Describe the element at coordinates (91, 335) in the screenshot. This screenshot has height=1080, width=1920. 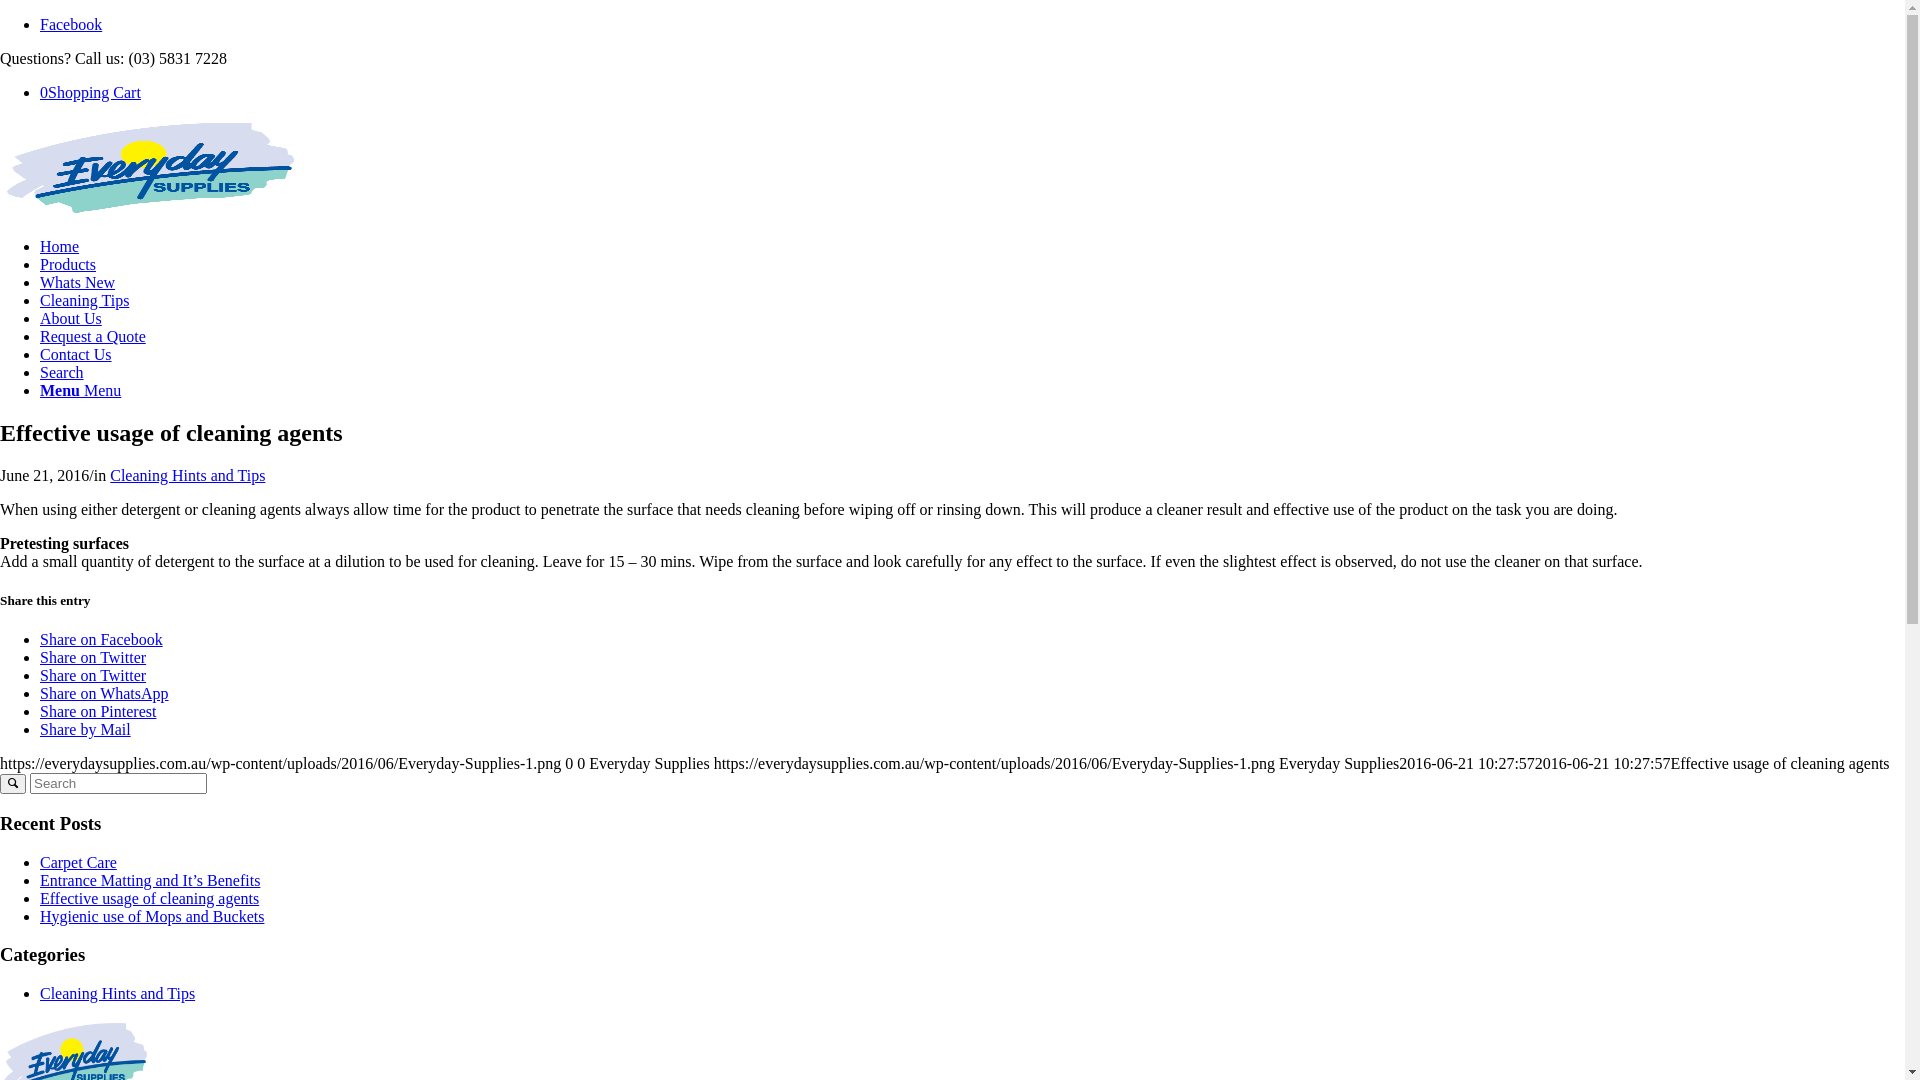
I see `'Request a Quote'` at that location.